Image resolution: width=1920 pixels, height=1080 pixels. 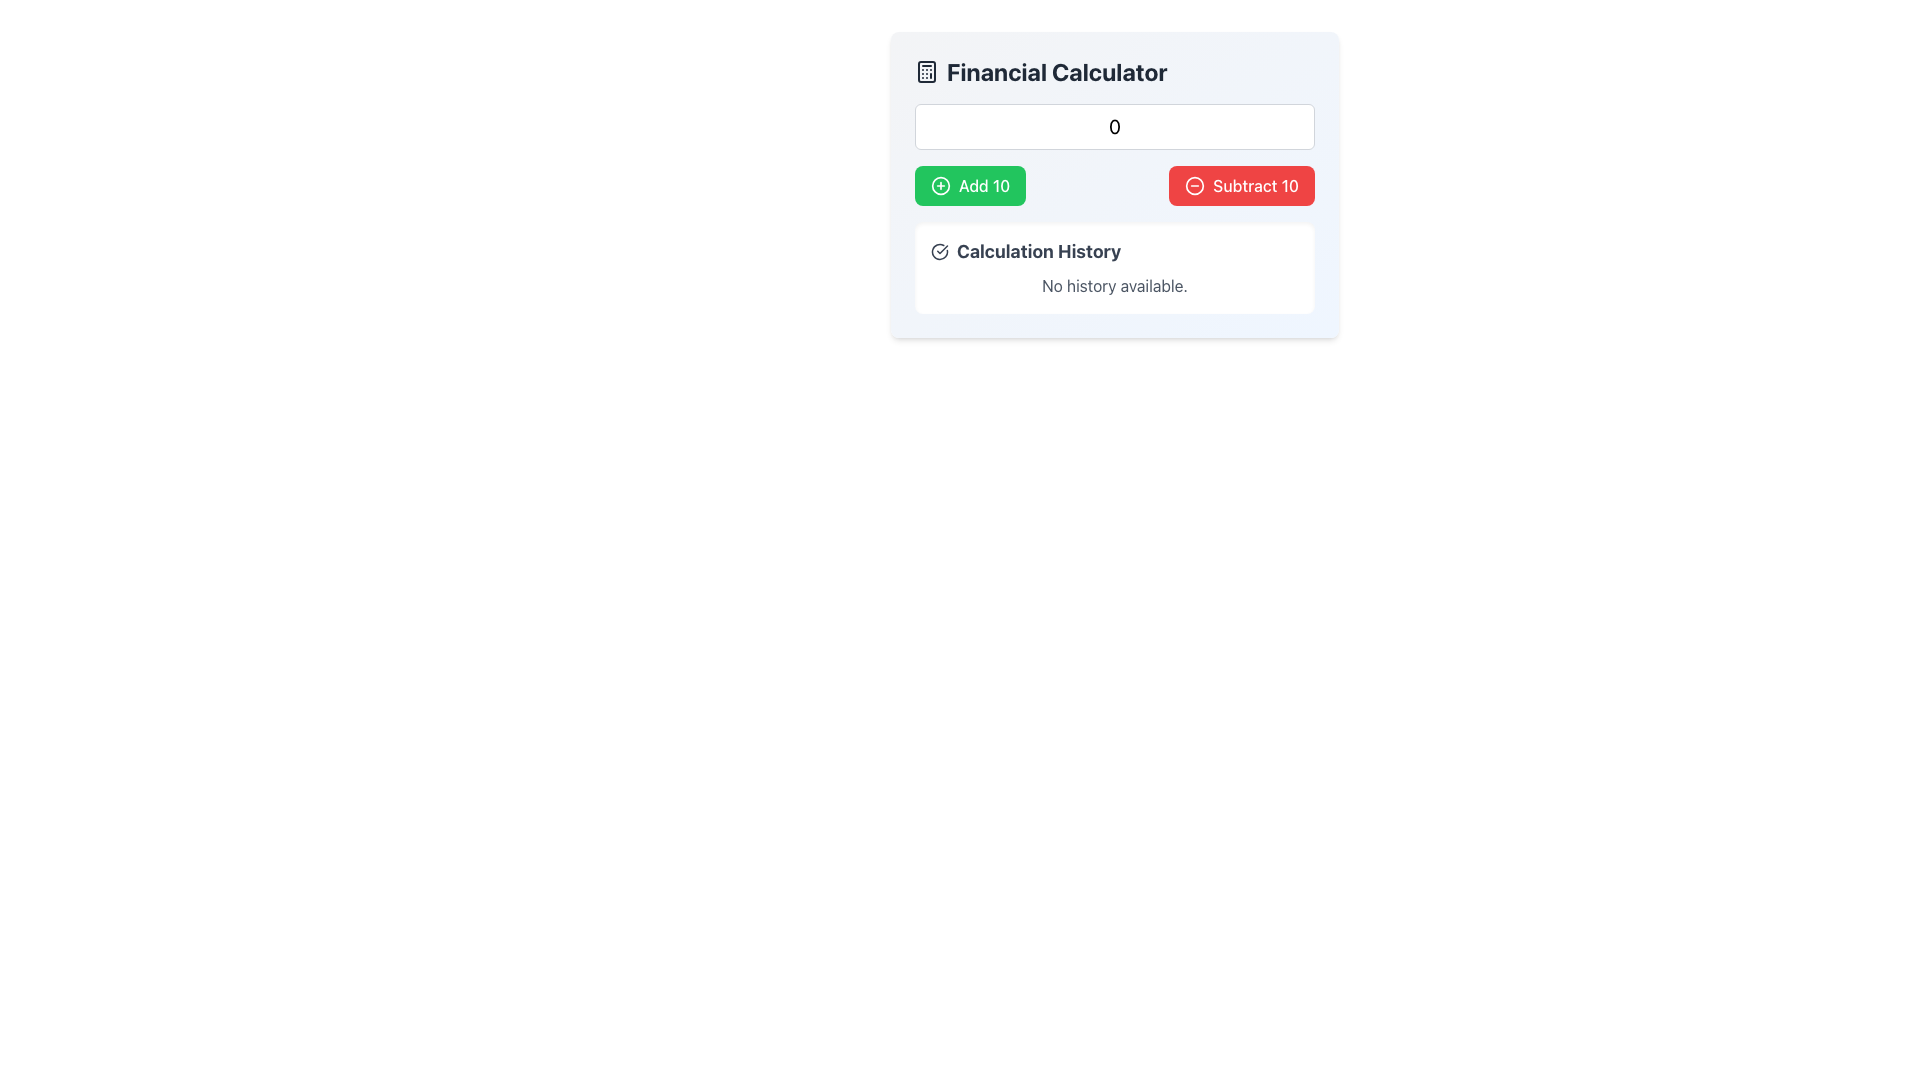 What do you see at coordinates (1195, 185) in the screenshot?
I see `the circular decorative component within the subtraction icon located to the left of the 'Subtract 10' button` at bounding box center [1195, 185].